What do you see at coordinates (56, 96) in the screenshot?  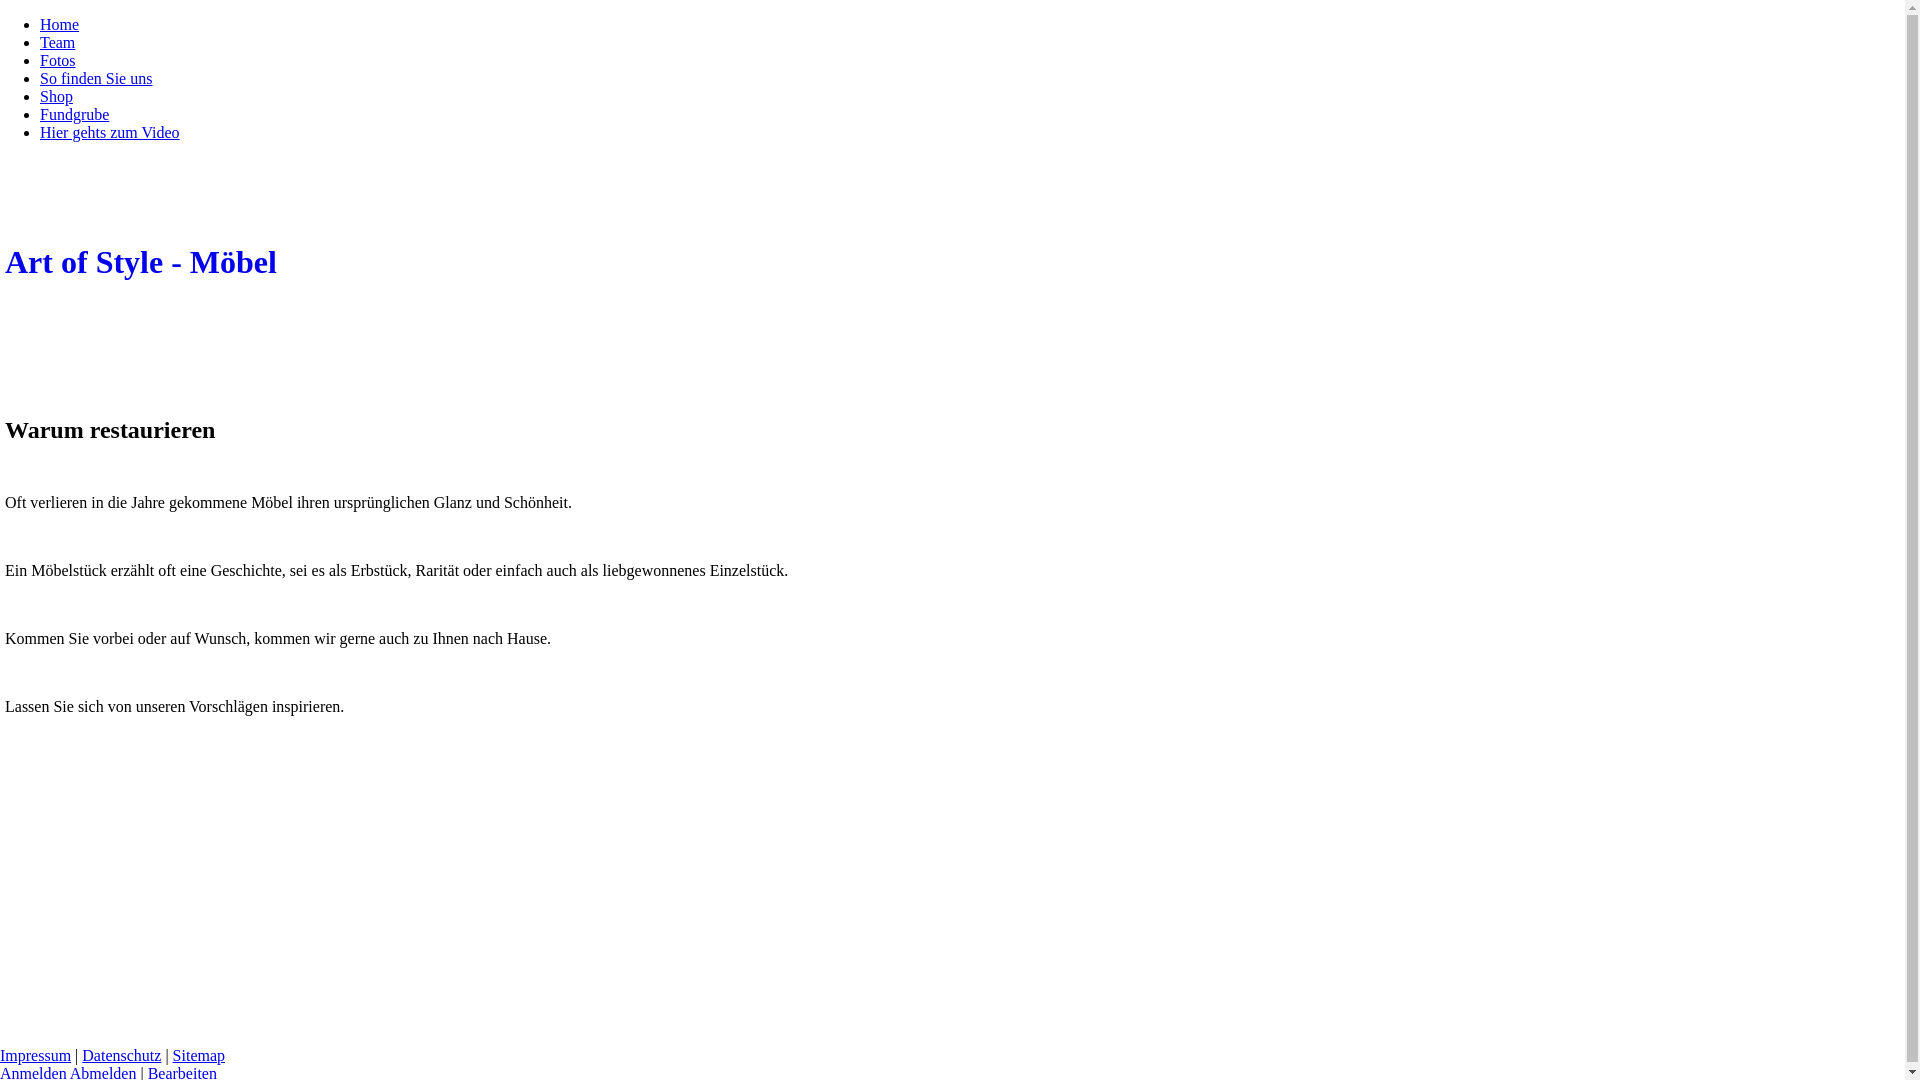 I see `'Shop'` at bounding box center [56, 96].